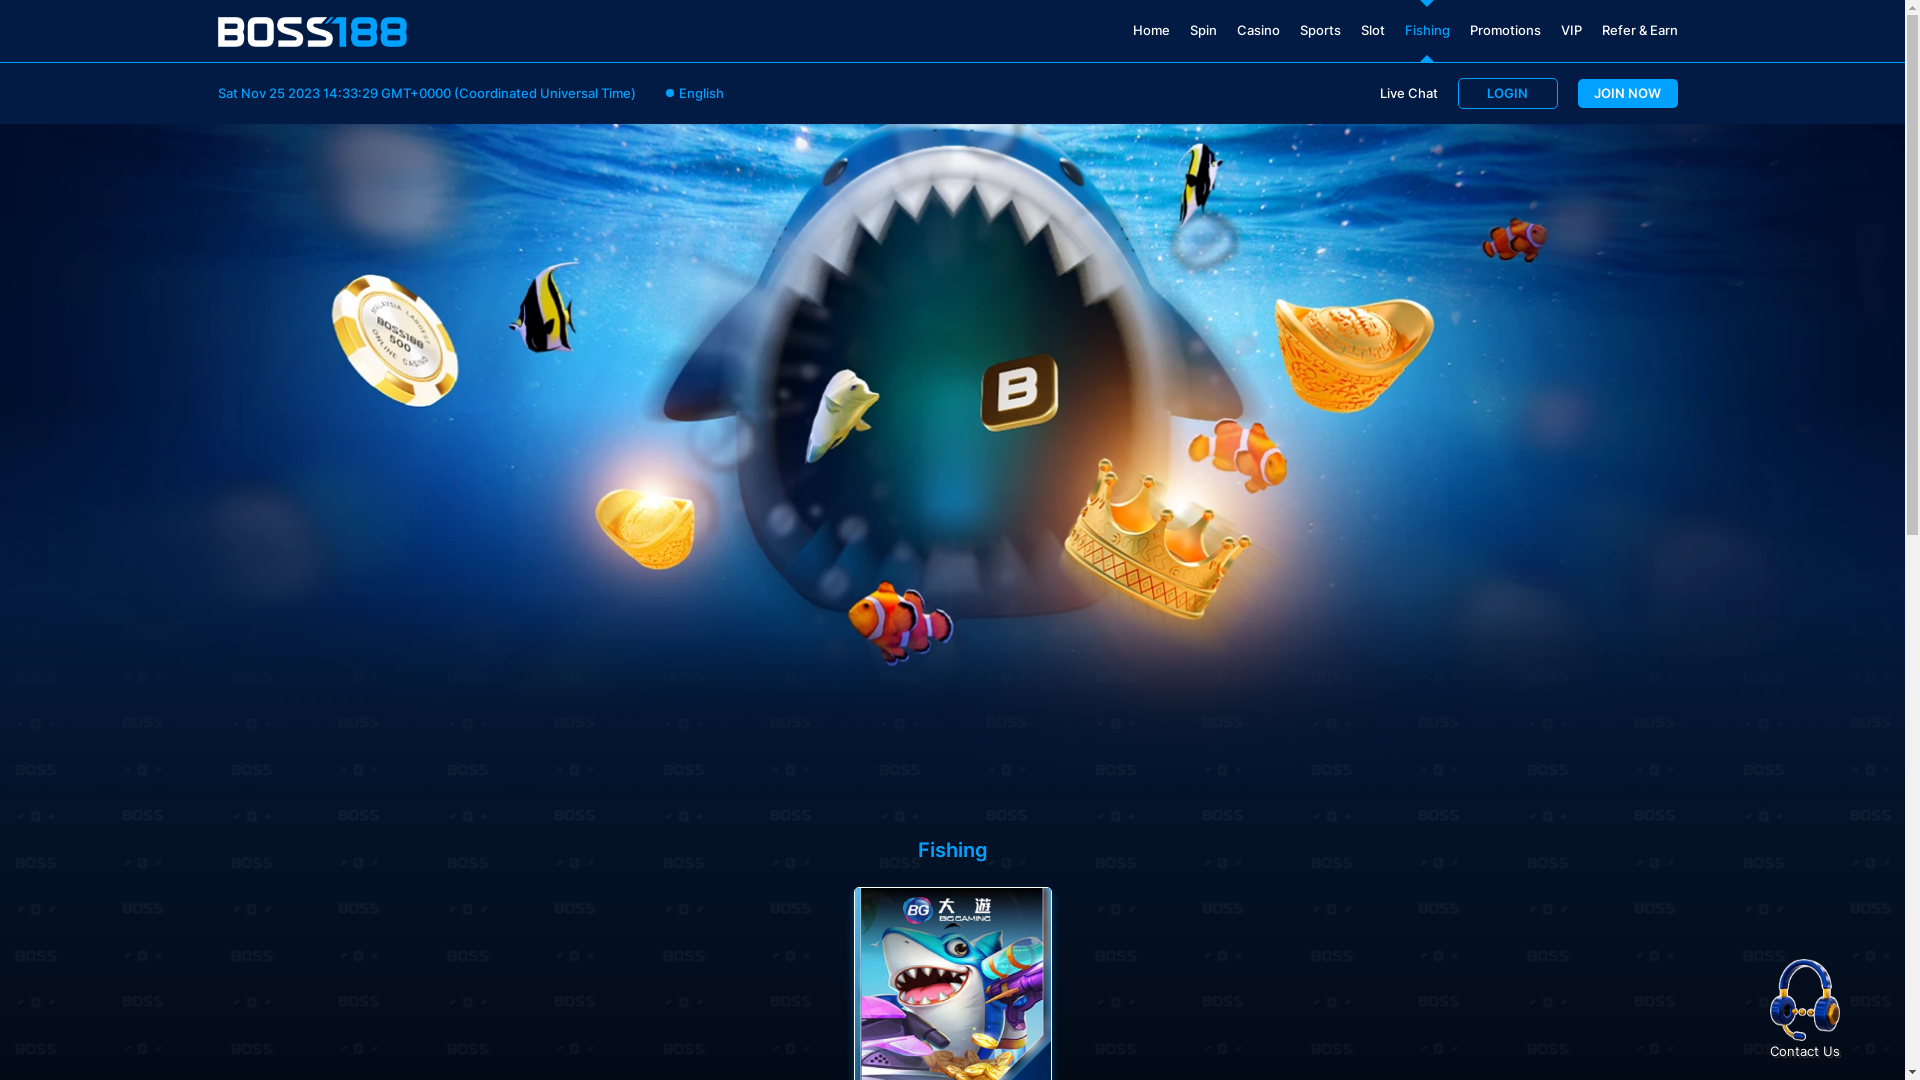 The width and height of the screenshot is (1920, 1080). I want to click on 'VIP', so click(1569, 30).